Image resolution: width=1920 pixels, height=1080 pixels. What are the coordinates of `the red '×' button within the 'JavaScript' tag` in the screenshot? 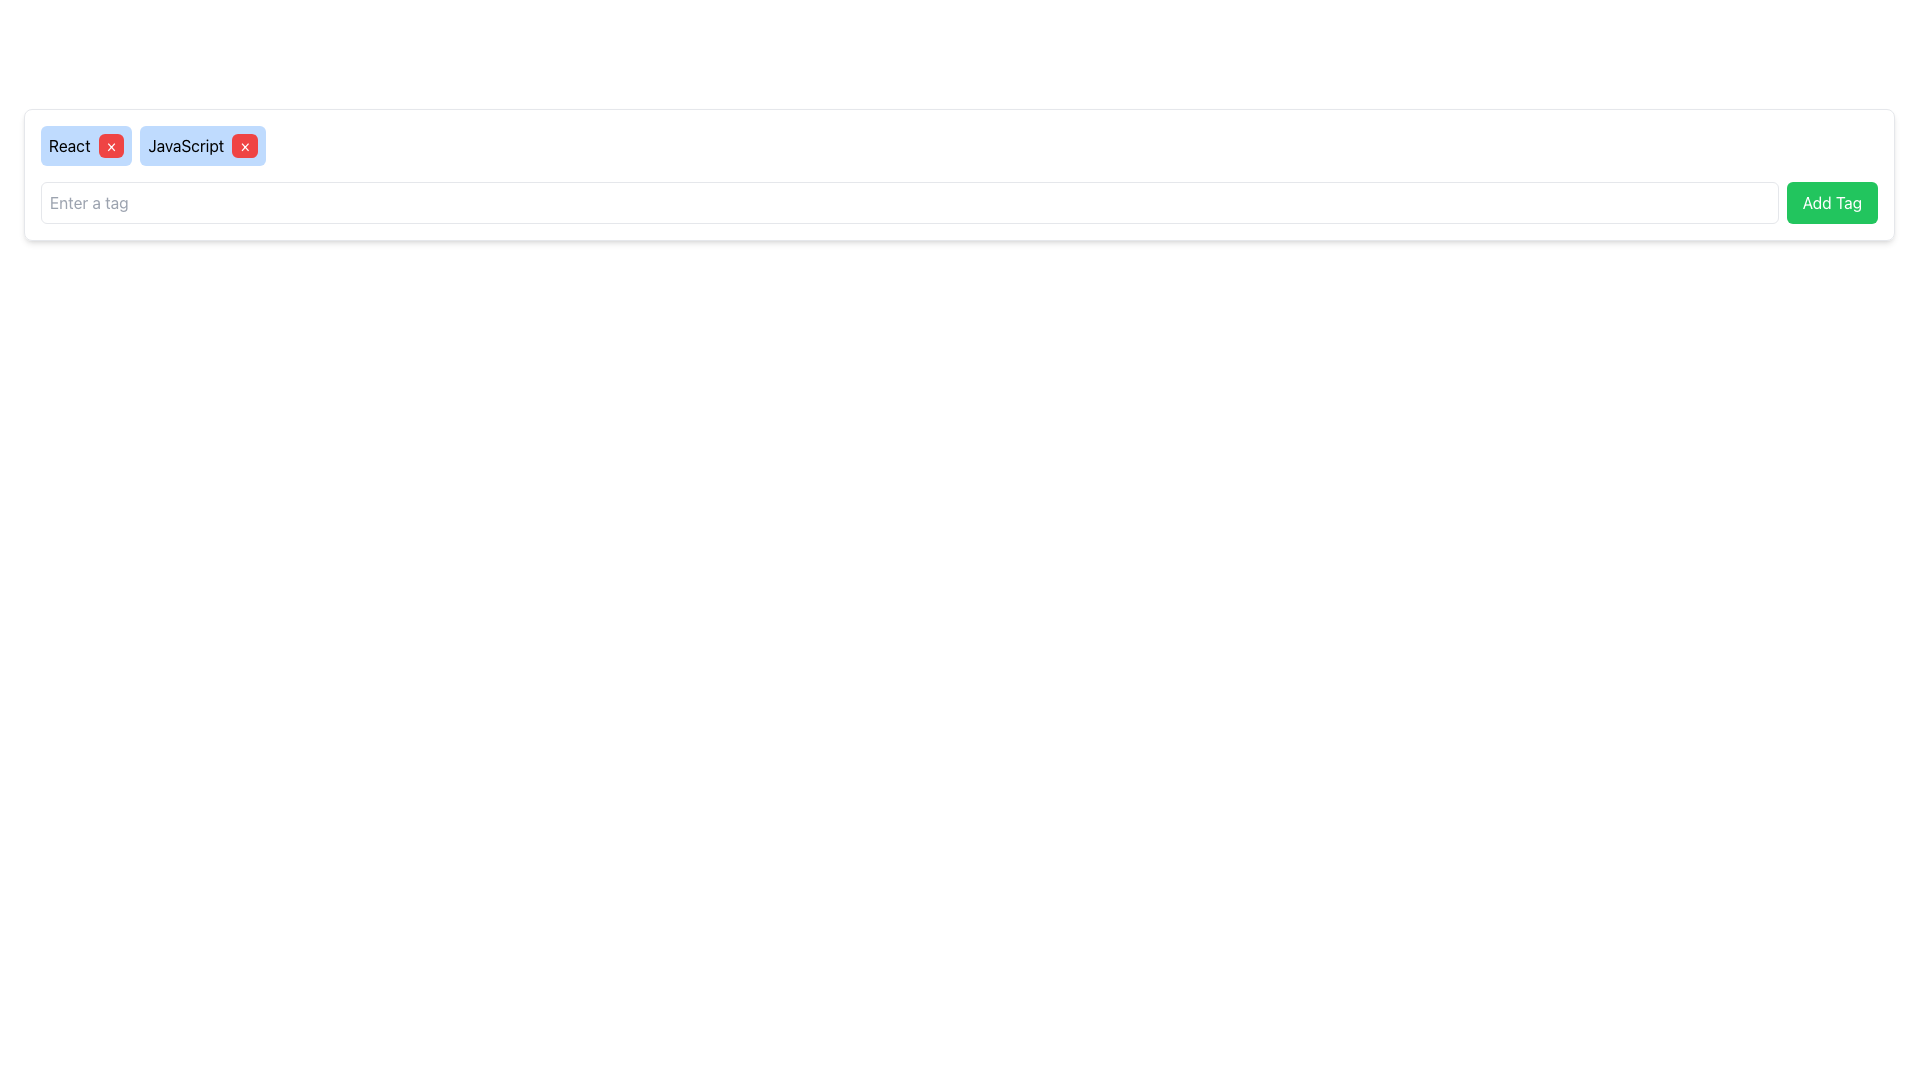 It's located at (203, 145).